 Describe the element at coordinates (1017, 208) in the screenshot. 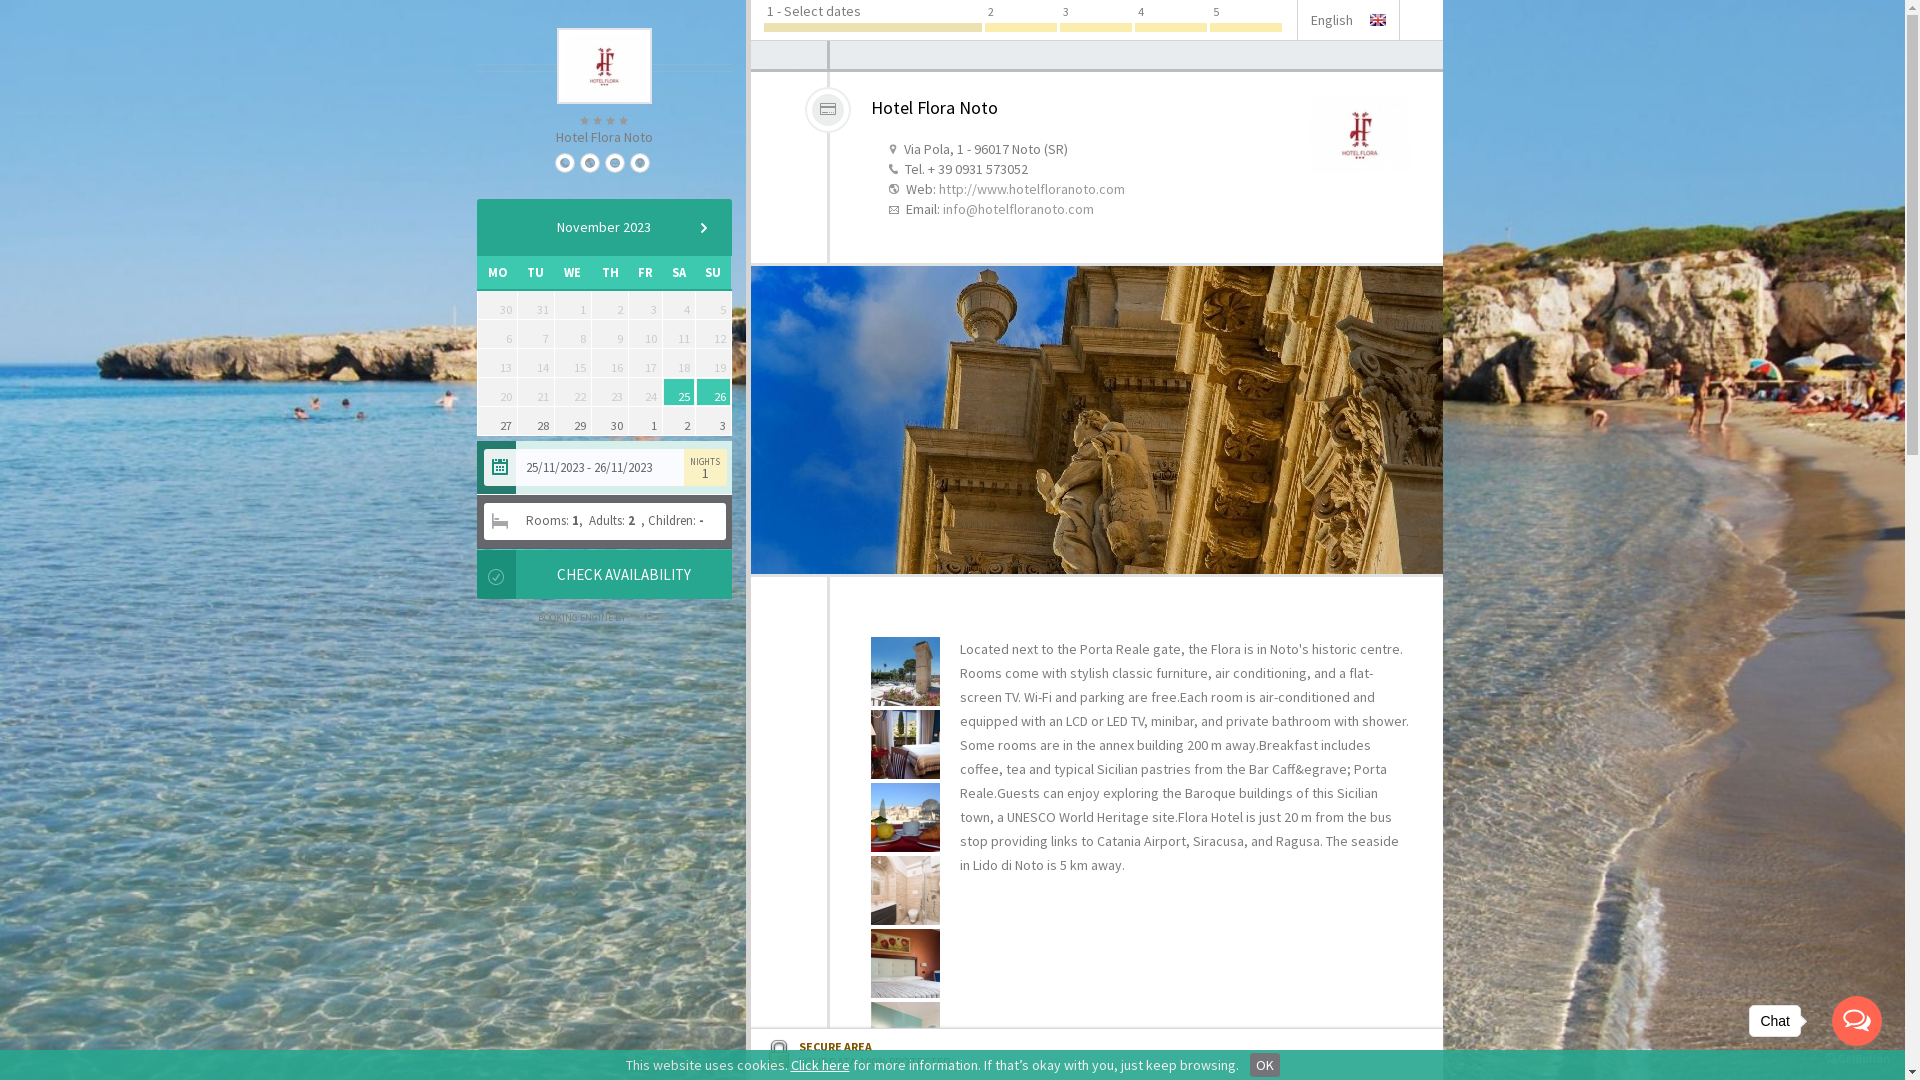

I see `'info@hotelfloranoto.com'` at that location.